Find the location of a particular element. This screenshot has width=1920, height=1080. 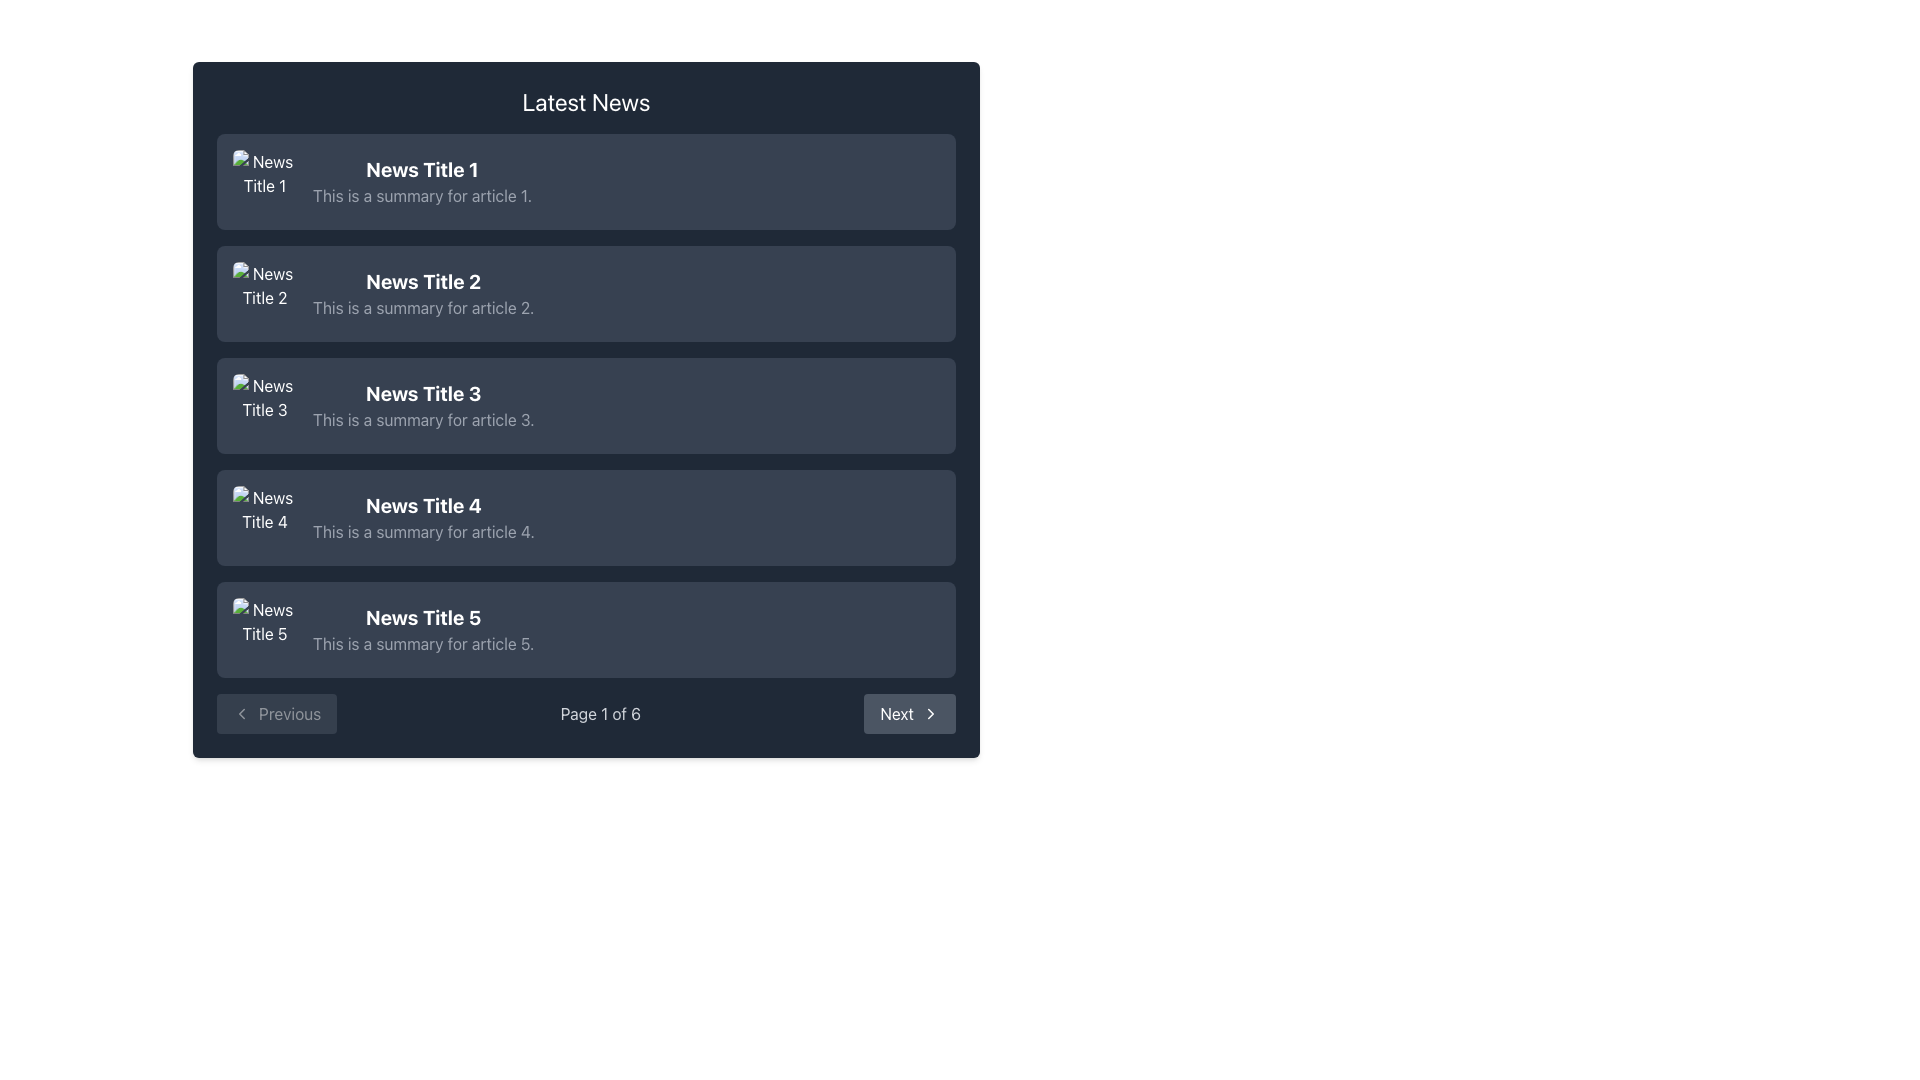

the 'Next' button located in the pagination control at the bottom right, which is used is located at coordinates (909, 712).